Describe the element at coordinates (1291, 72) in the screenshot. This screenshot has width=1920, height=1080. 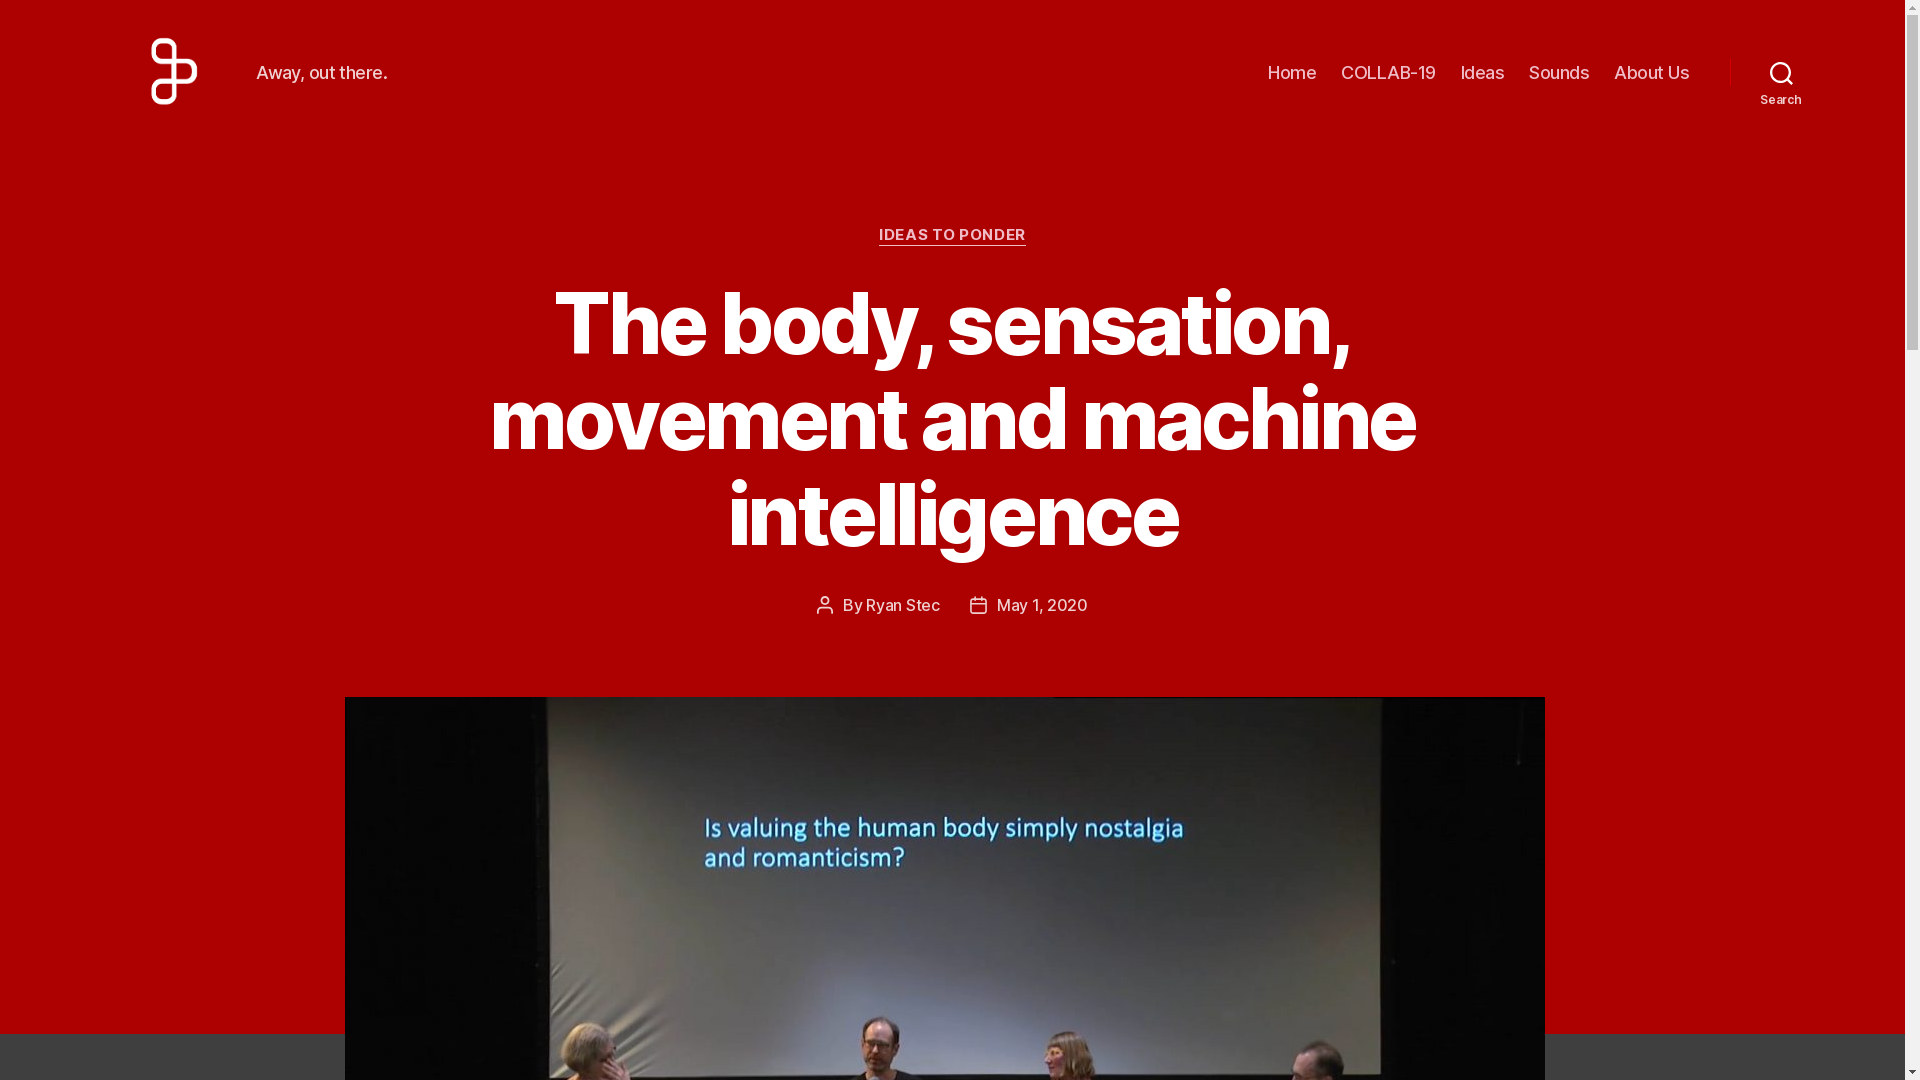
I see `'Home'` at that location.